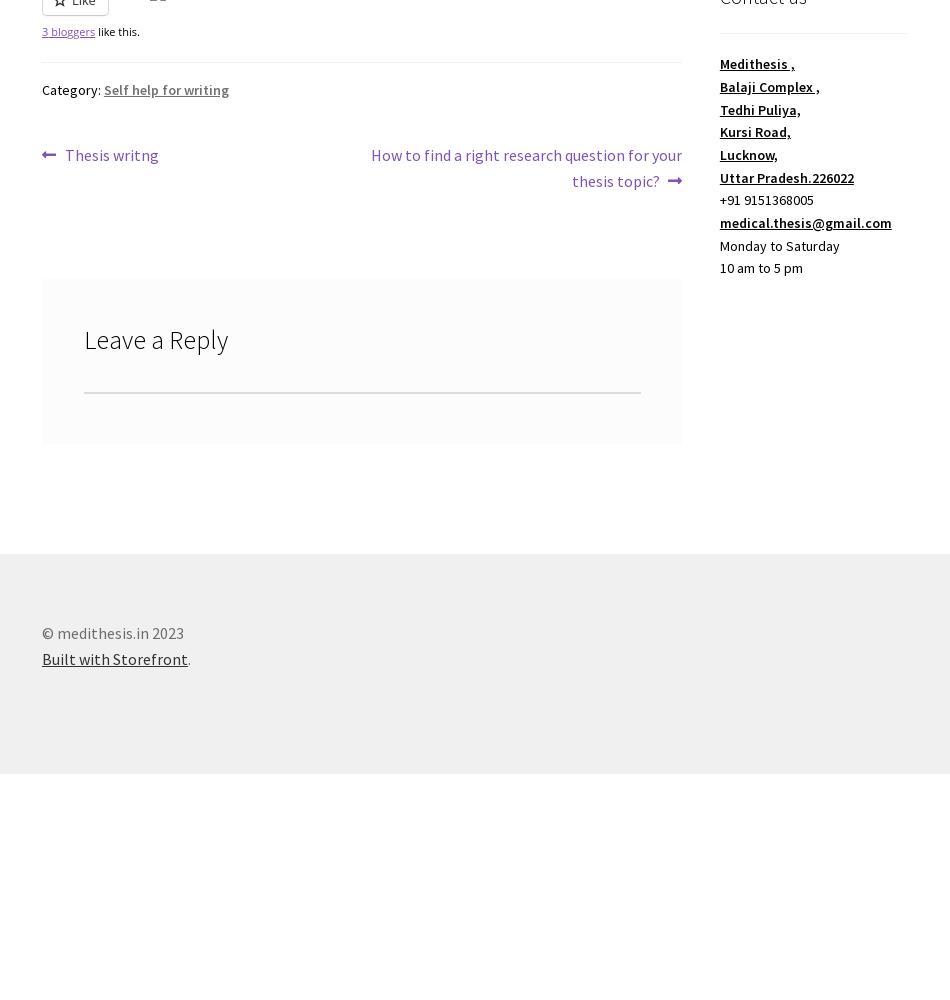 The height and width of the screenshot is (1000, 950). Describe the element at coordinates (717, 132) in the screenshot. I see `'Kursi Road,'` at that location.